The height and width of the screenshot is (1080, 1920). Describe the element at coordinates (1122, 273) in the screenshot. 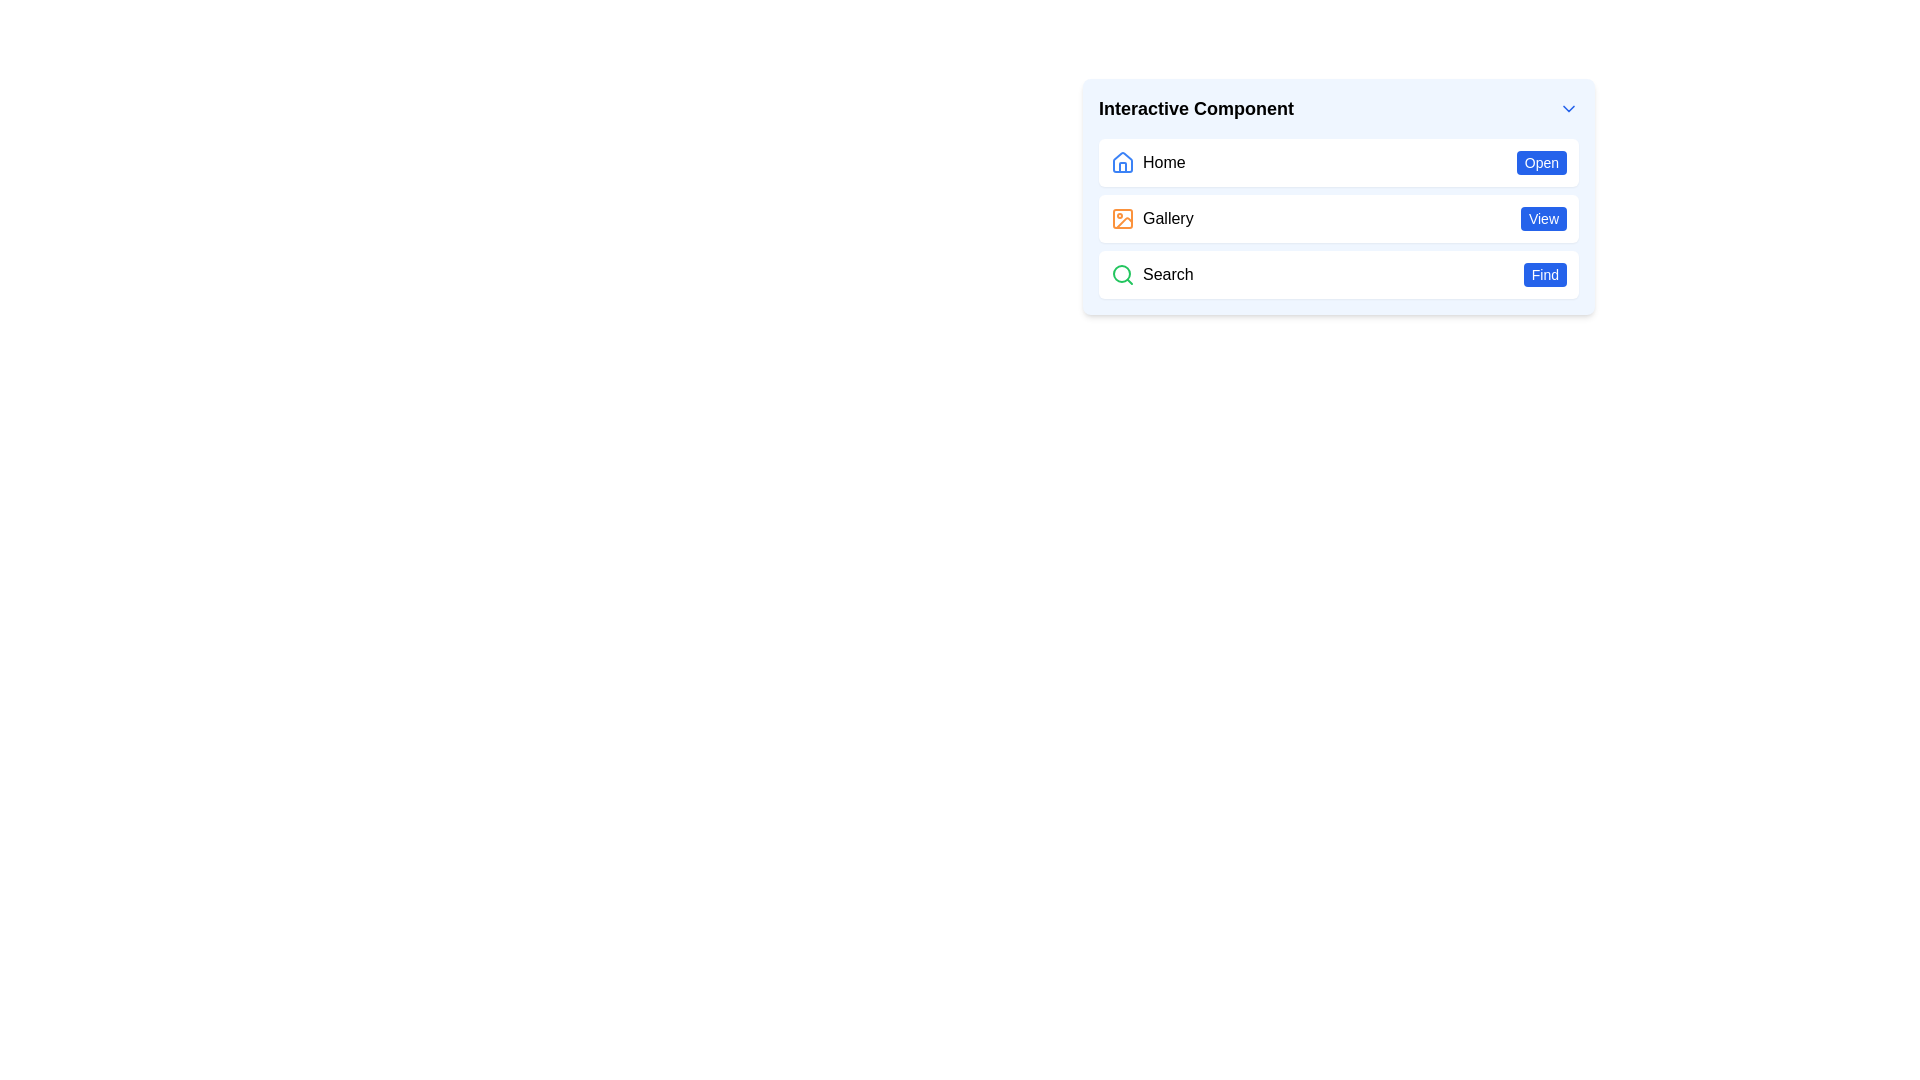

I see `the leftmost circular SVG icon representing the Search functionality within the 'Interactive Component' widget` at that location.